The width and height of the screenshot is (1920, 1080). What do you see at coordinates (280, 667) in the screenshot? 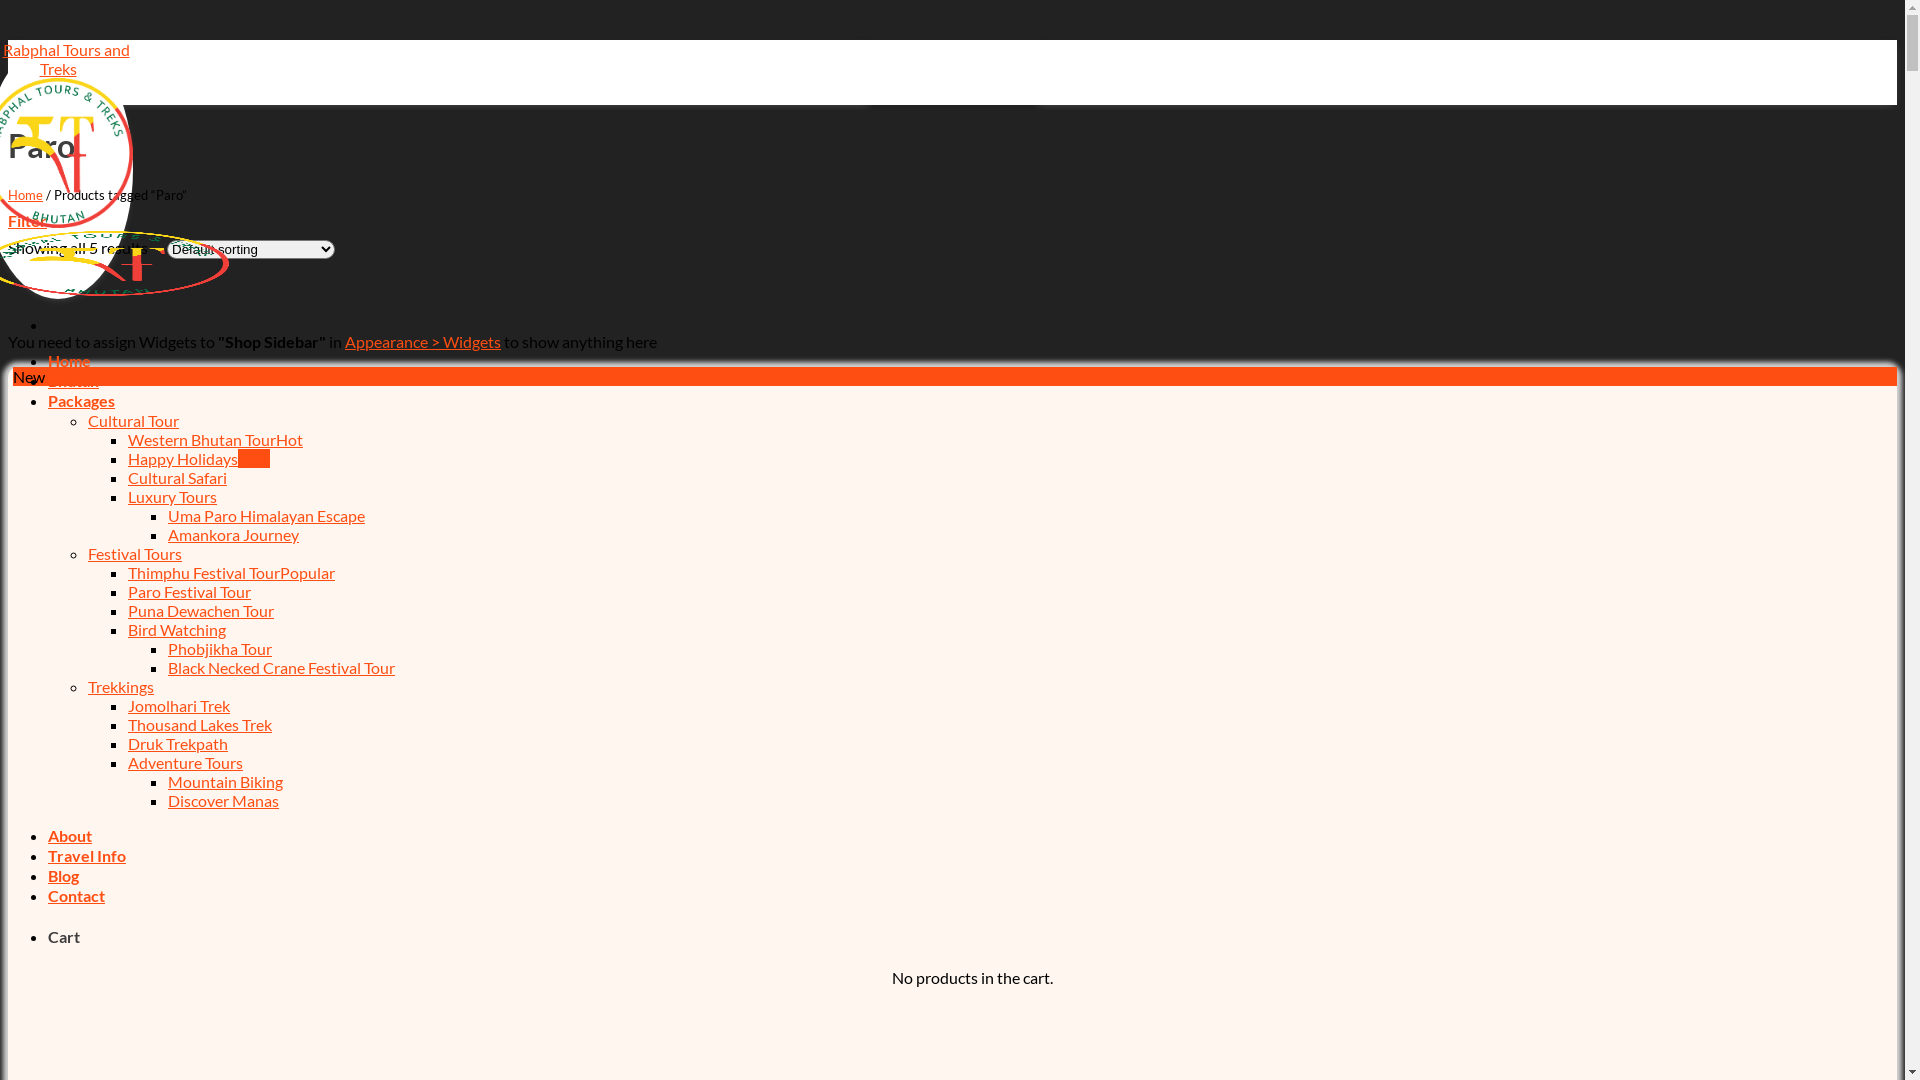
I see `'Black Necked Crane Festival Tour'` at bounding box center [280, 667].